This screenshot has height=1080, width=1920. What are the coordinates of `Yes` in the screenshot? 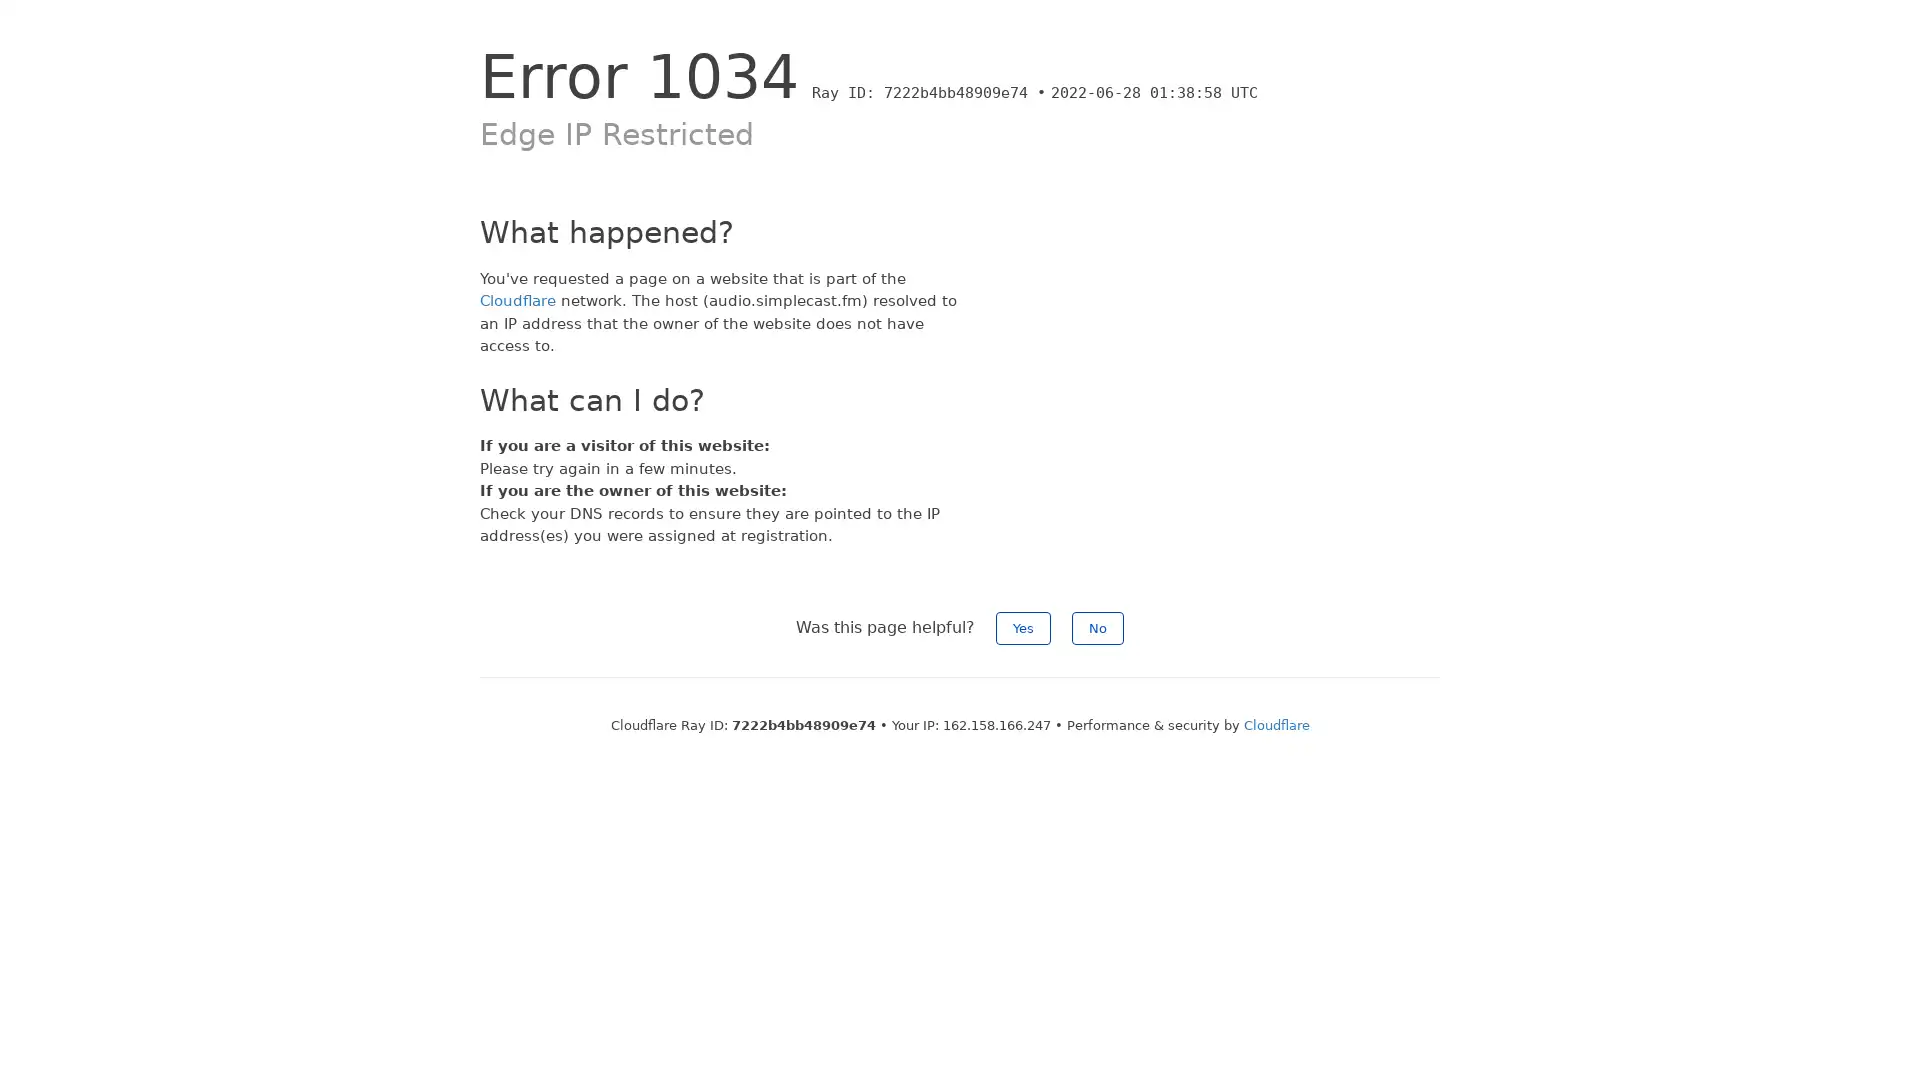 It's located at (1023, 626).